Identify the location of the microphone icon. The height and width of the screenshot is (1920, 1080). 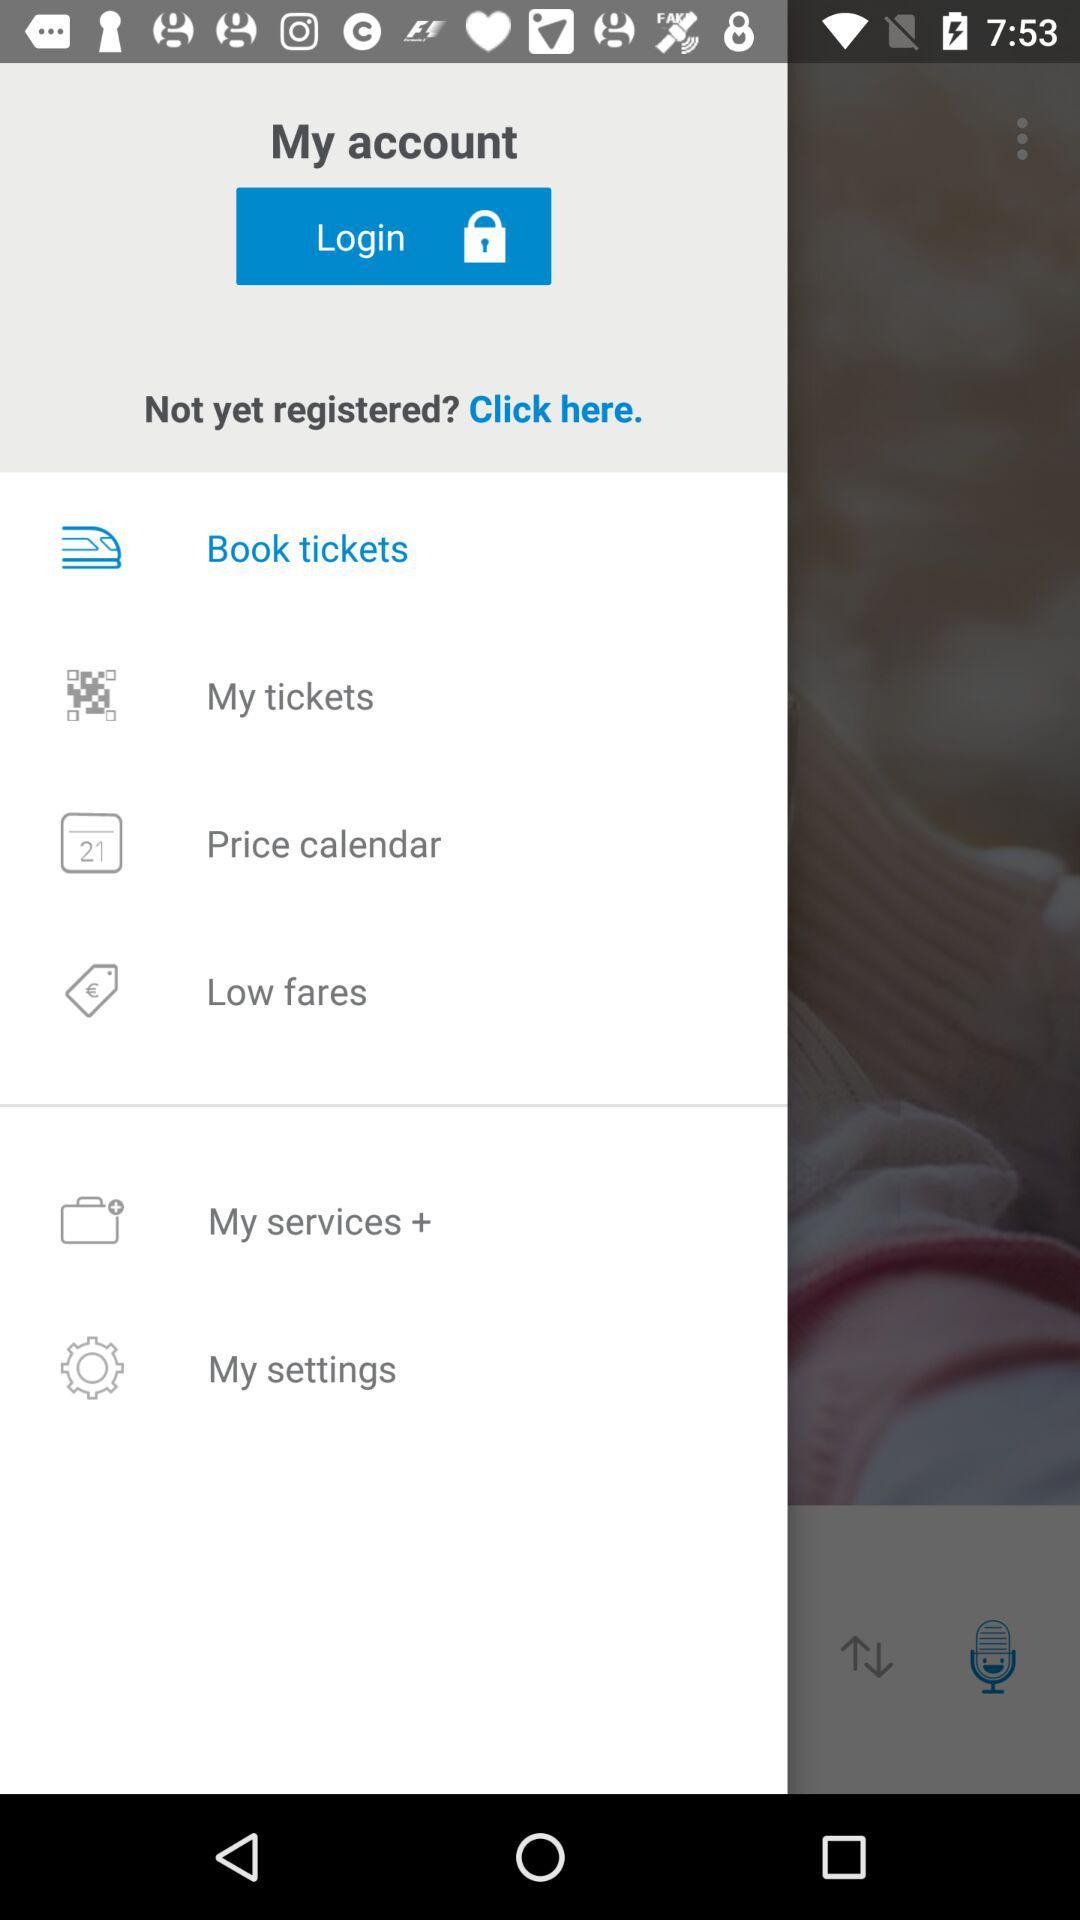
(992, 1656).